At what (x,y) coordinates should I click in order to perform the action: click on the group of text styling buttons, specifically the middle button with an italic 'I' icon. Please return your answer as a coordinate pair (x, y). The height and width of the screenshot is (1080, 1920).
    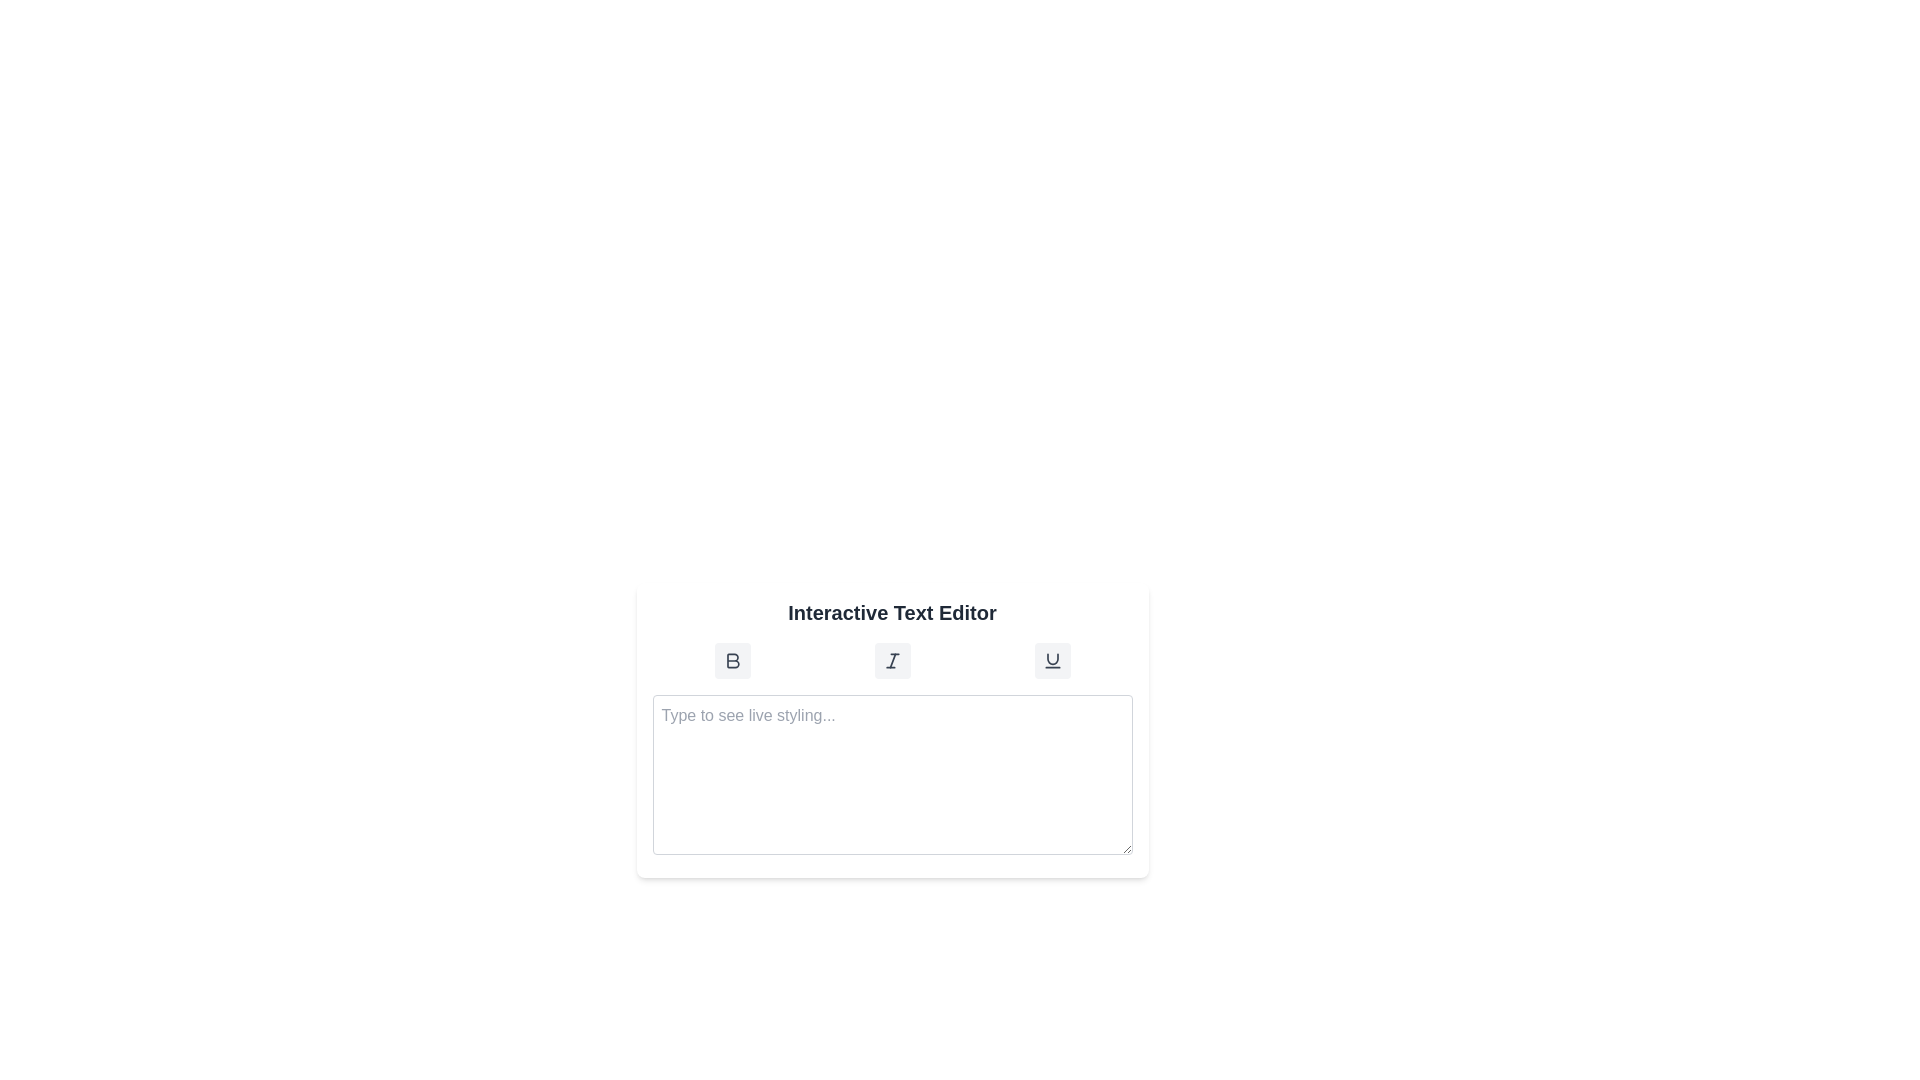
    Looking at the image, I should click on (891, 660).